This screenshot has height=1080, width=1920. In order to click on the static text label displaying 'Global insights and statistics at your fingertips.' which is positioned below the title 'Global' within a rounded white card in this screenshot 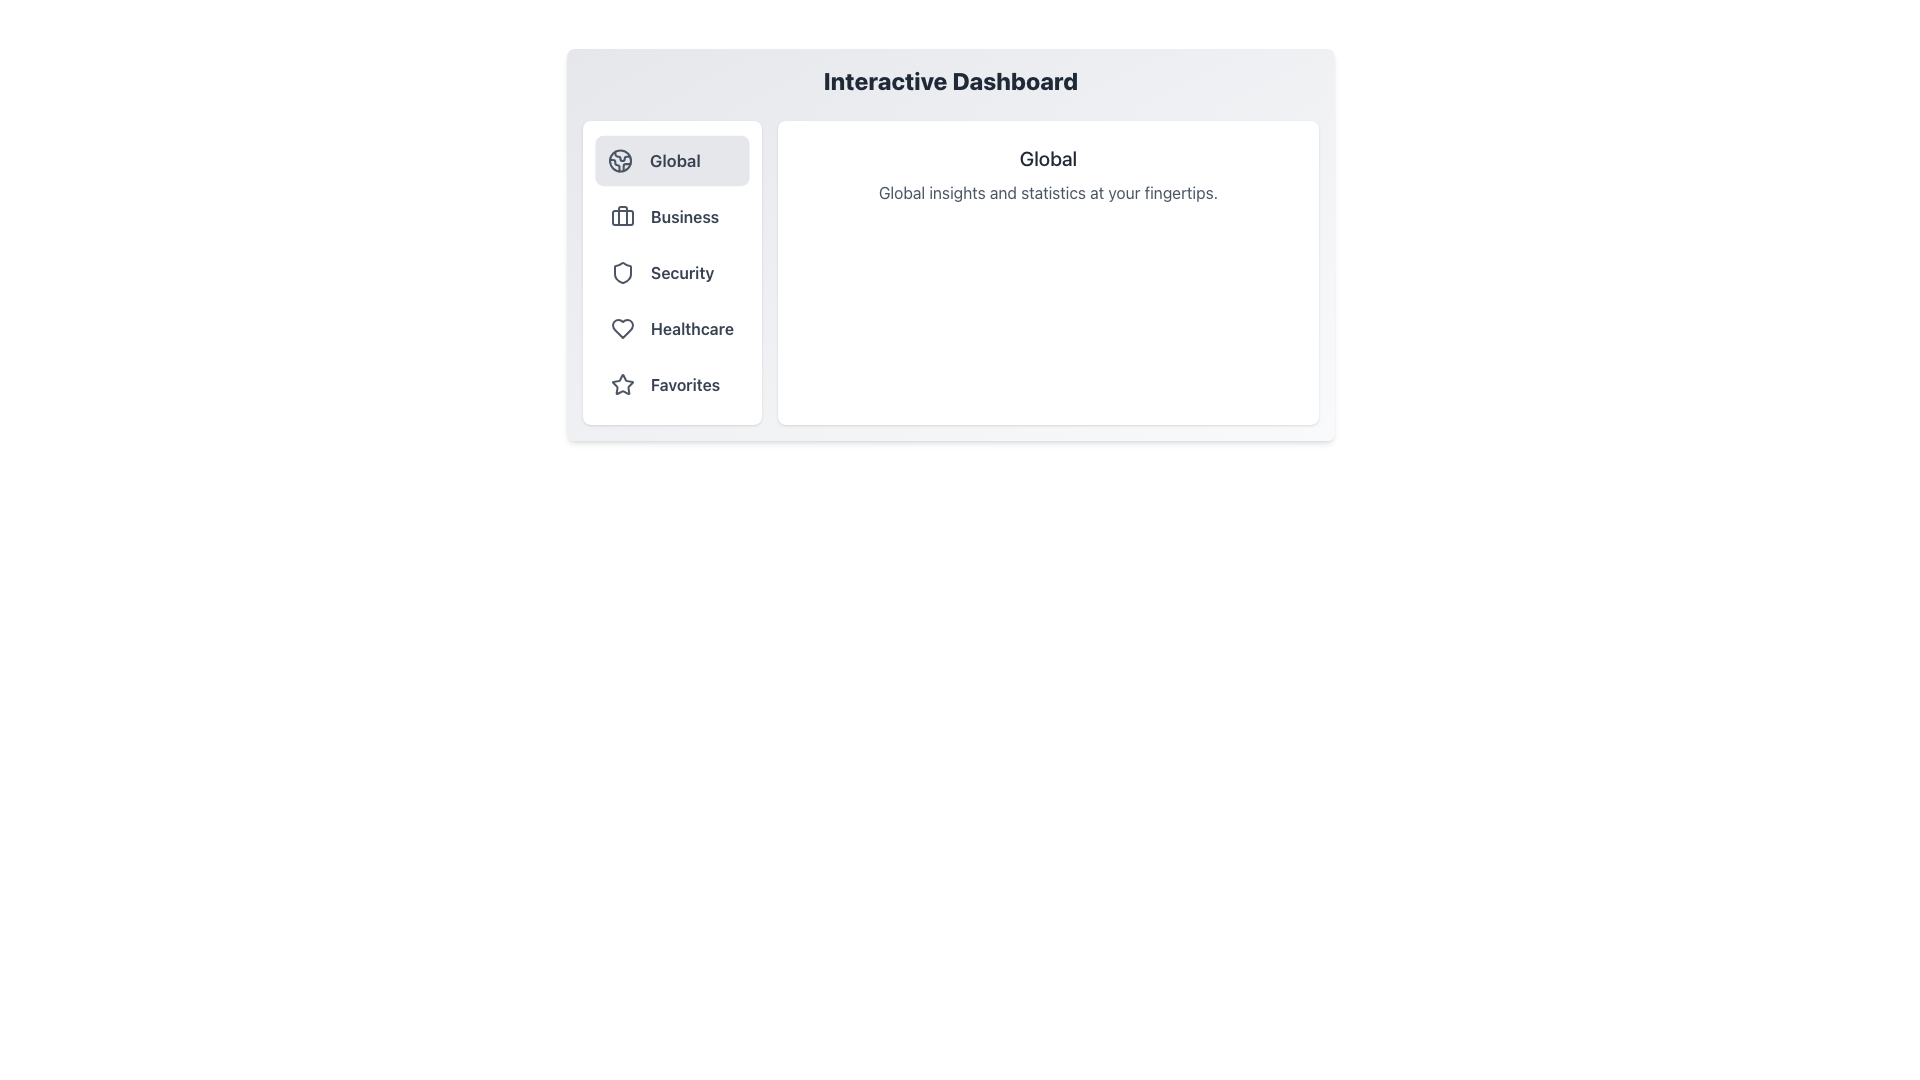, I will do `click(1047, 192)`.